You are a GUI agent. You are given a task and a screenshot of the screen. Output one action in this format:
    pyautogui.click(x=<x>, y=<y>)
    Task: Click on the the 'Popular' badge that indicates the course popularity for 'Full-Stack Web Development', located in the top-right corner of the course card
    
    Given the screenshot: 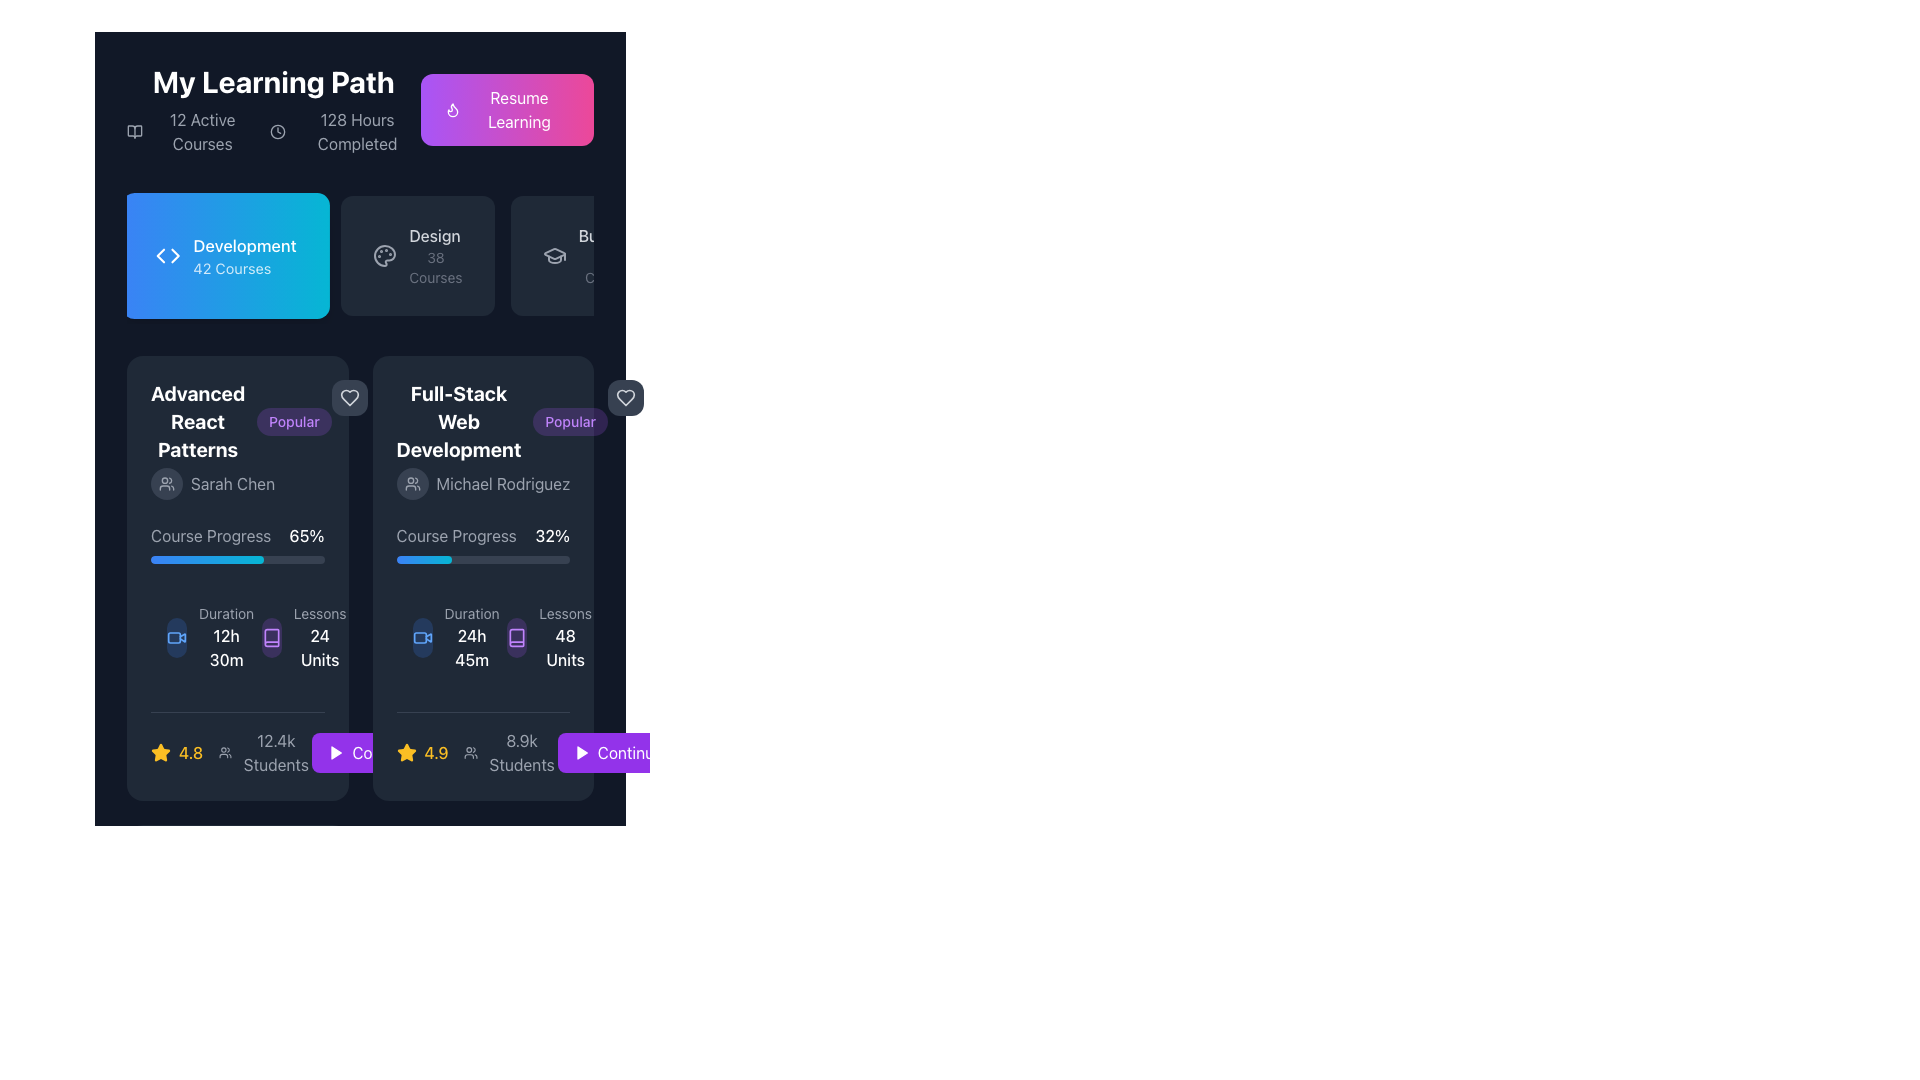 What is the action you would take?
    pyautogui.click(x=569, y=420)
    